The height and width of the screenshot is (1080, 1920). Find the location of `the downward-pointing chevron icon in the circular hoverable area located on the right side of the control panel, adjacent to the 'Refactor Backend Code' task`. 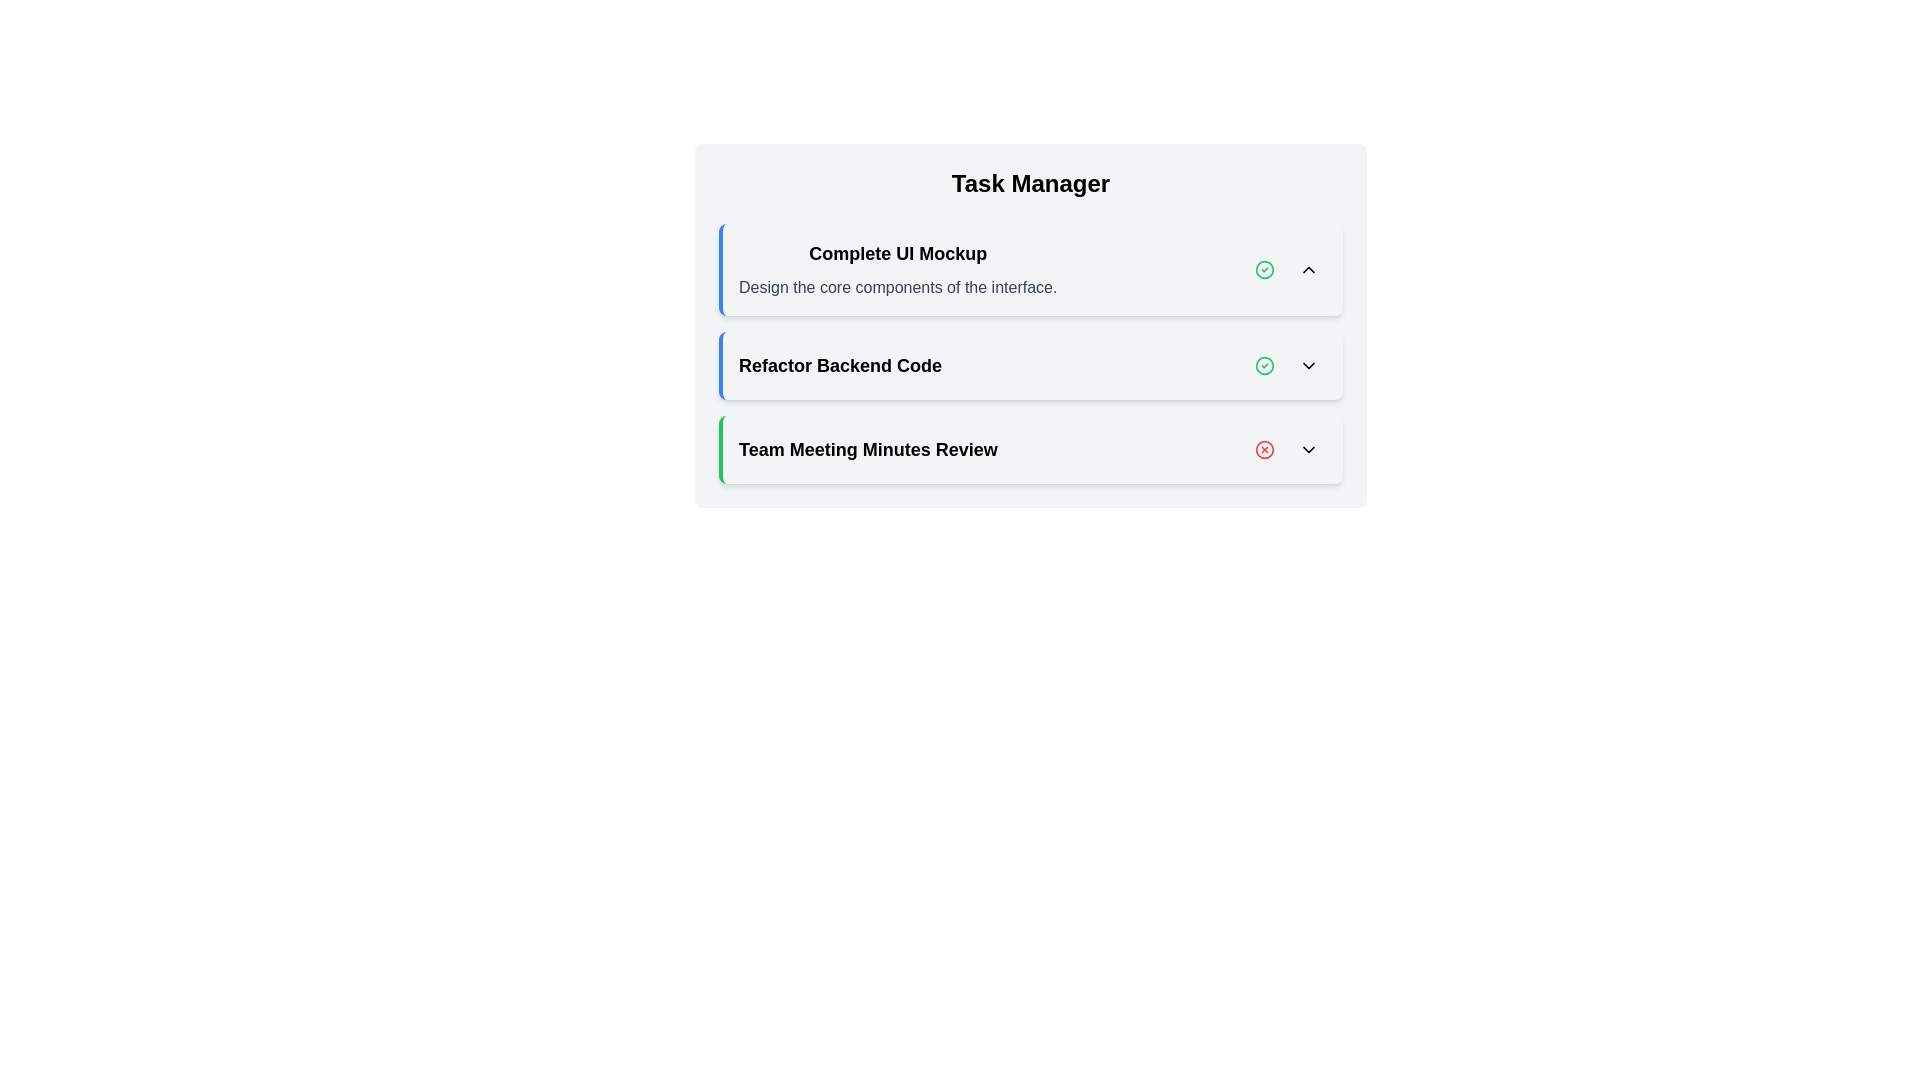

the downward-pointing chevron icon in the circular hoverable area located on the right side of the control panel, adjacent to the 'Refactor Backend Code' task is located at coordinates (1309, 366).